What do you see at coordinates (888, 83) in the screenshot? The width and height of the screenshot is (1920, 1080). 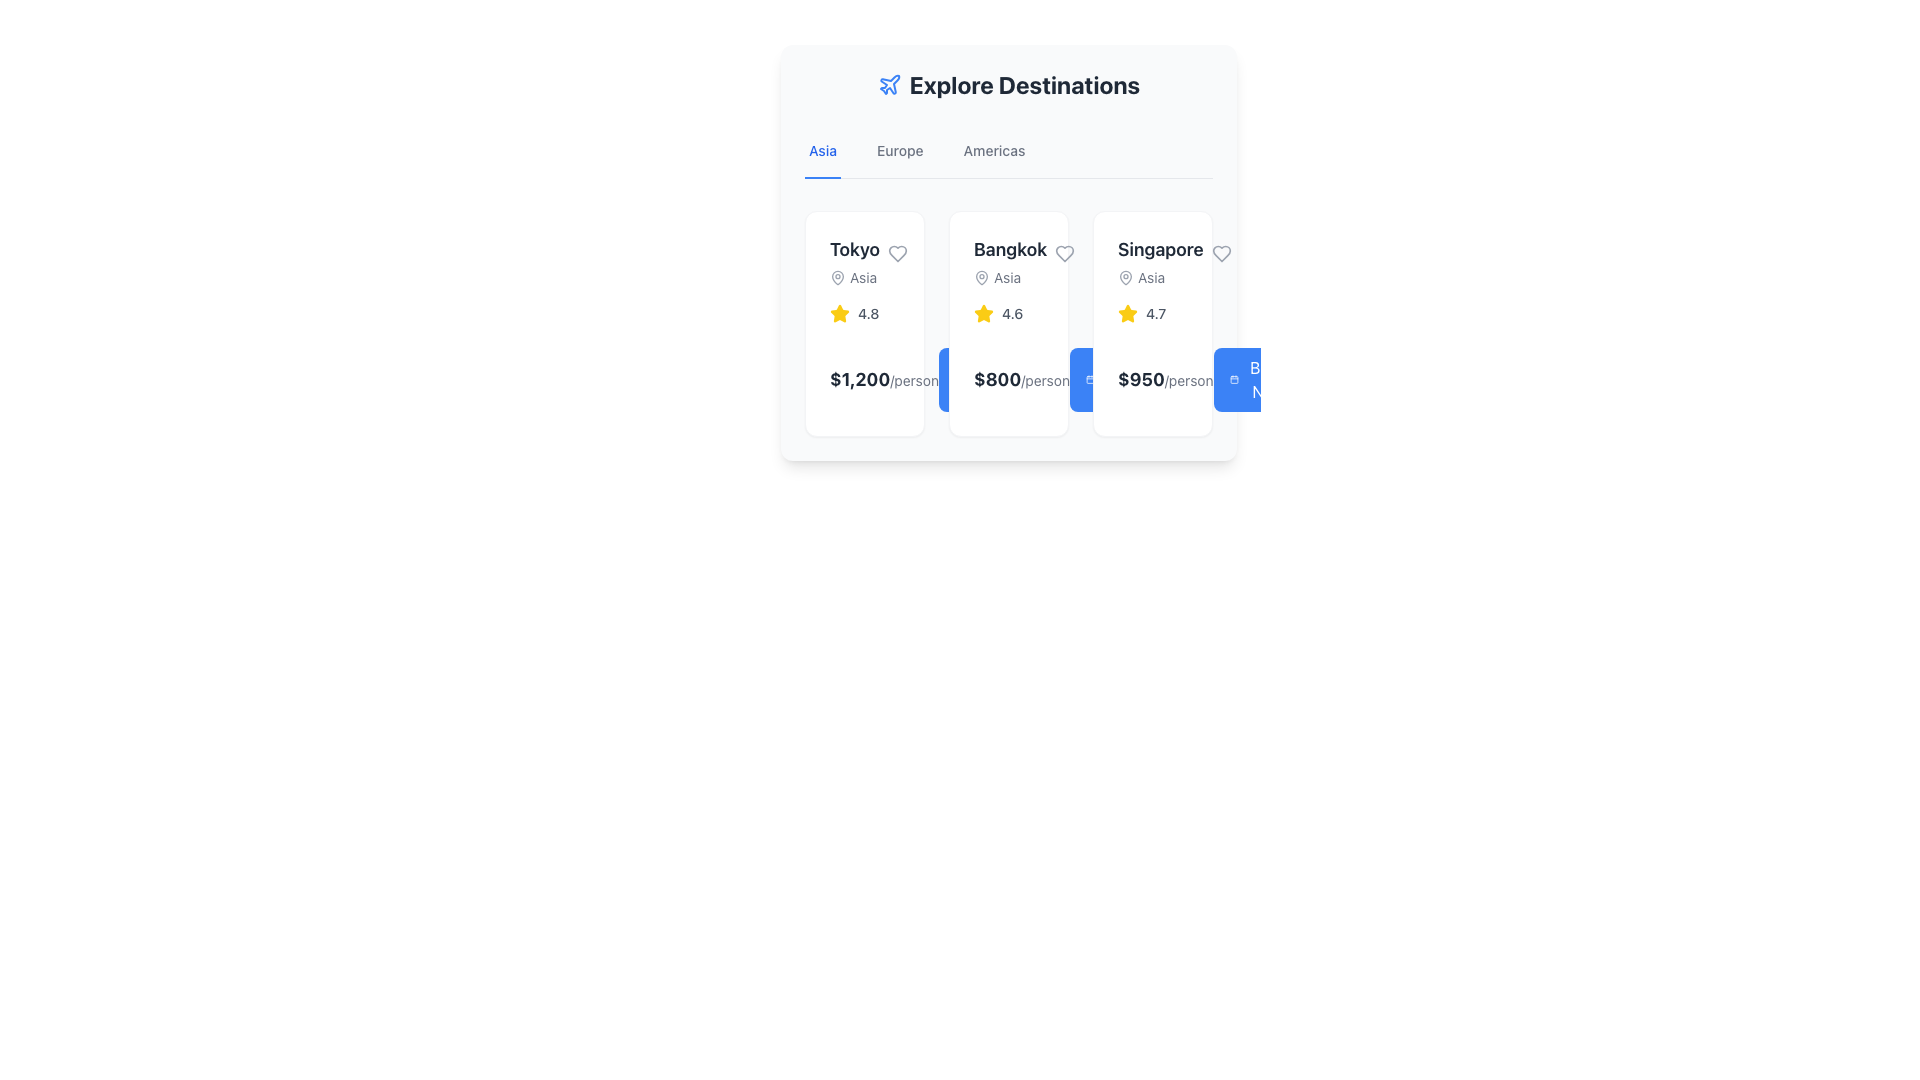 I see `the airplane icon with a blue outline located to the left of the 'Explore Destinations' title` at bounding box center [888, 83].